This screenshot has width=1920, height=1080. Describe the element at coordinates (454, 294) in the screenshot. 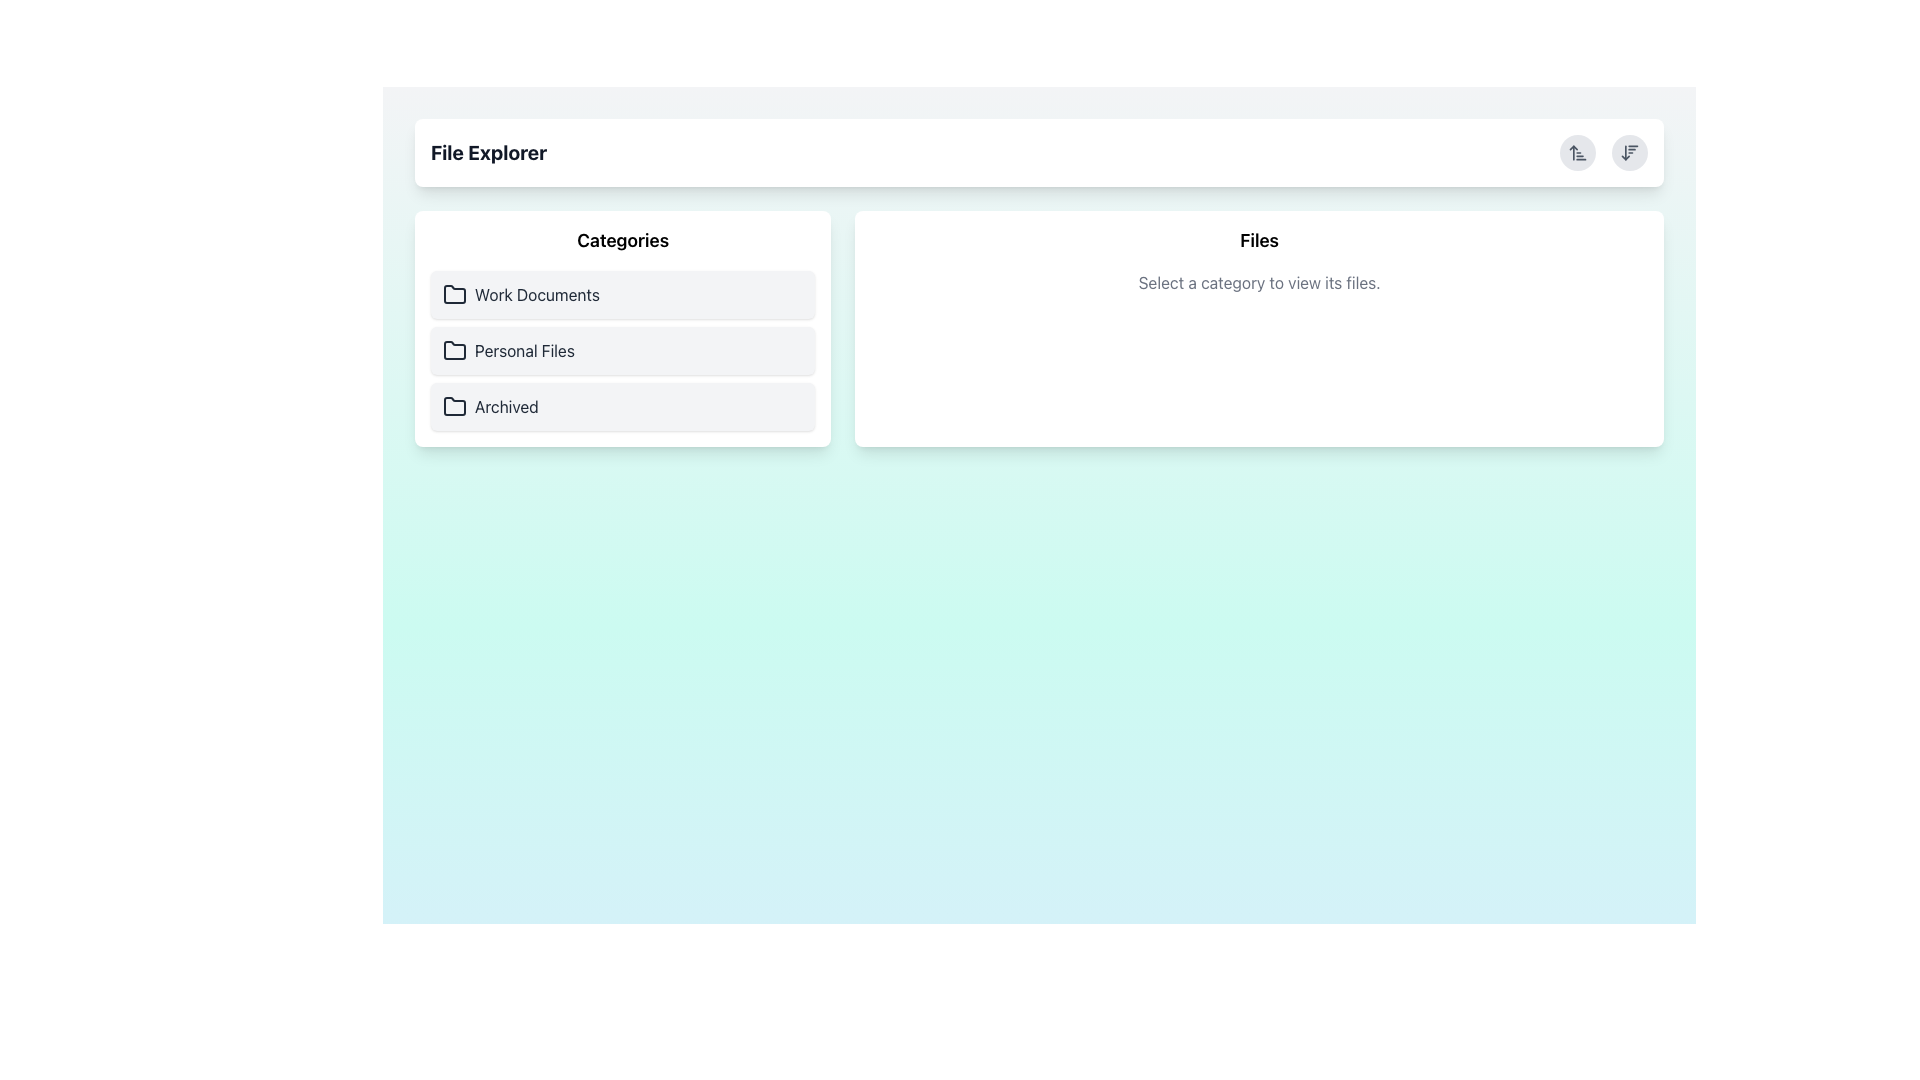

I see `the folder icon representing the 'Work Documents' category` at that location.